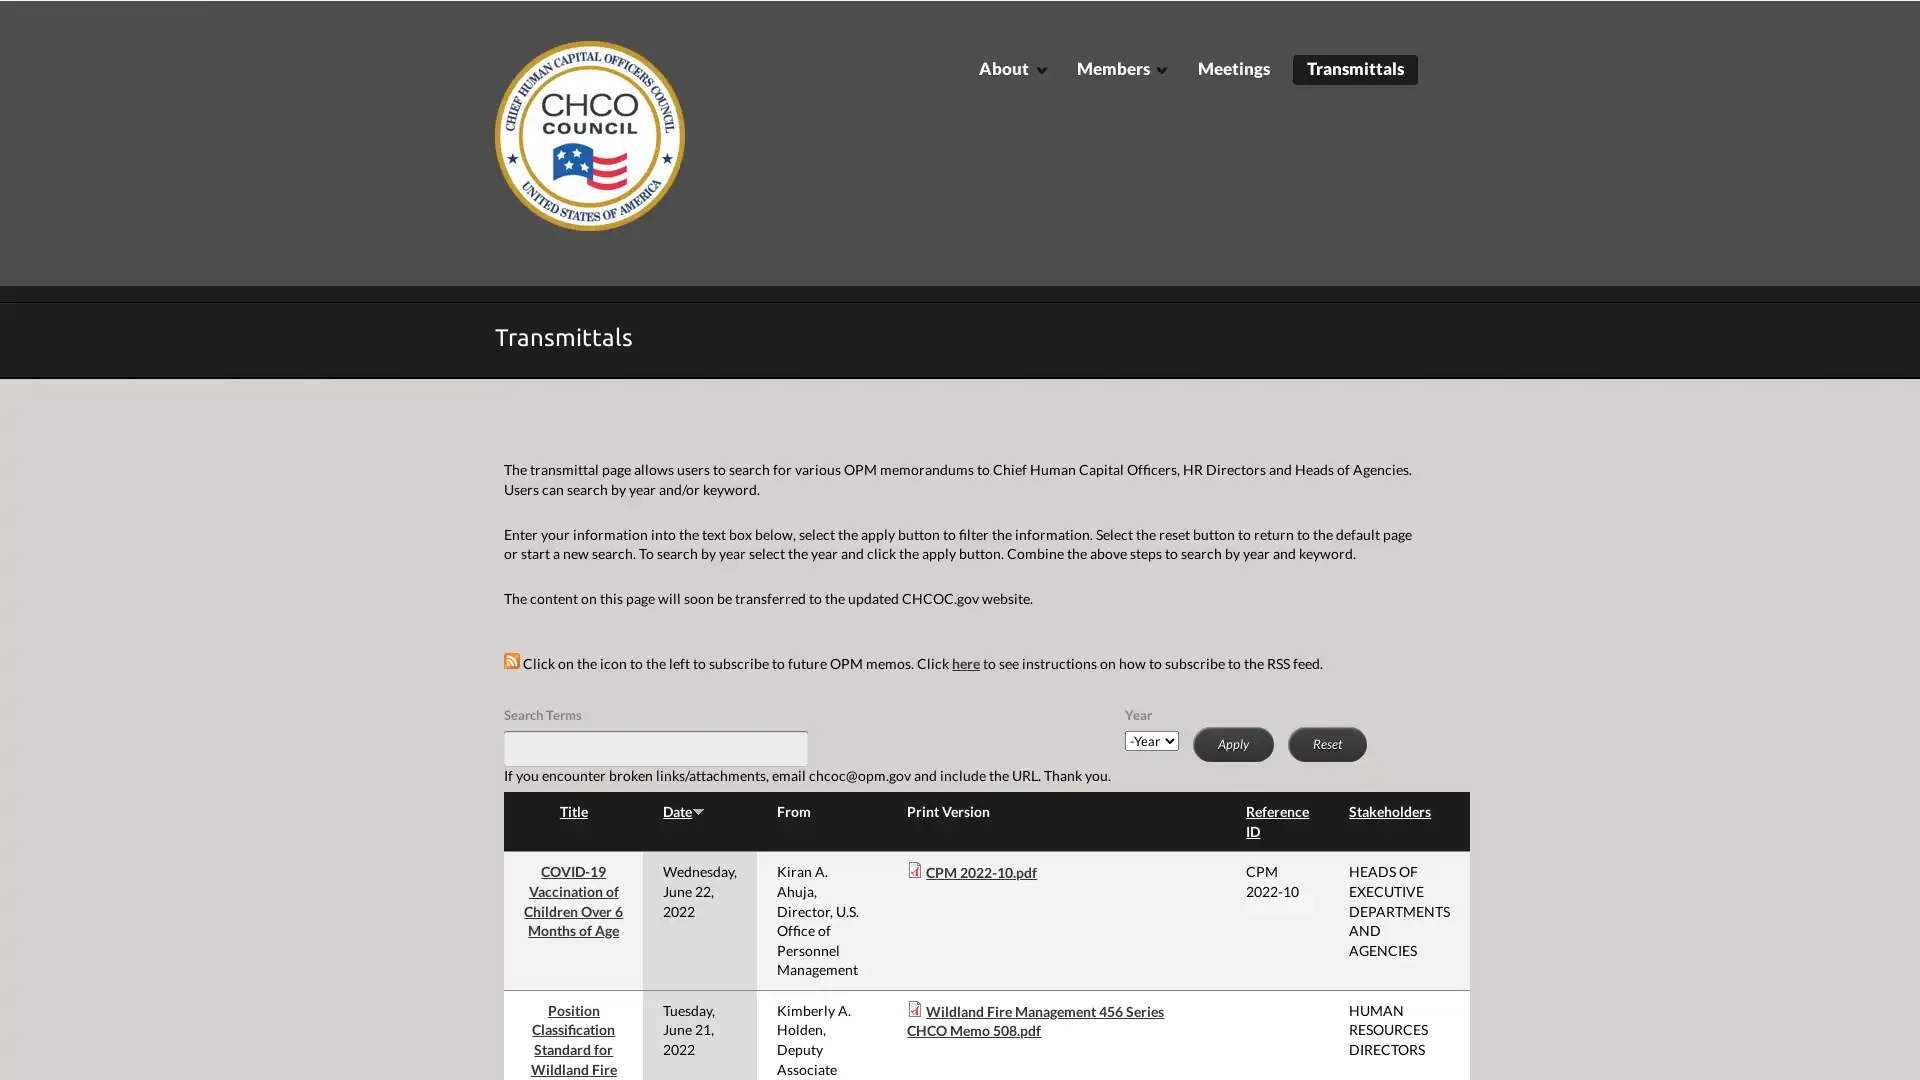 This screenshot has width=1920, height=1080. Describe the element at coordinates (1327, 744) in the screenshot. I see `Reset` at that location.